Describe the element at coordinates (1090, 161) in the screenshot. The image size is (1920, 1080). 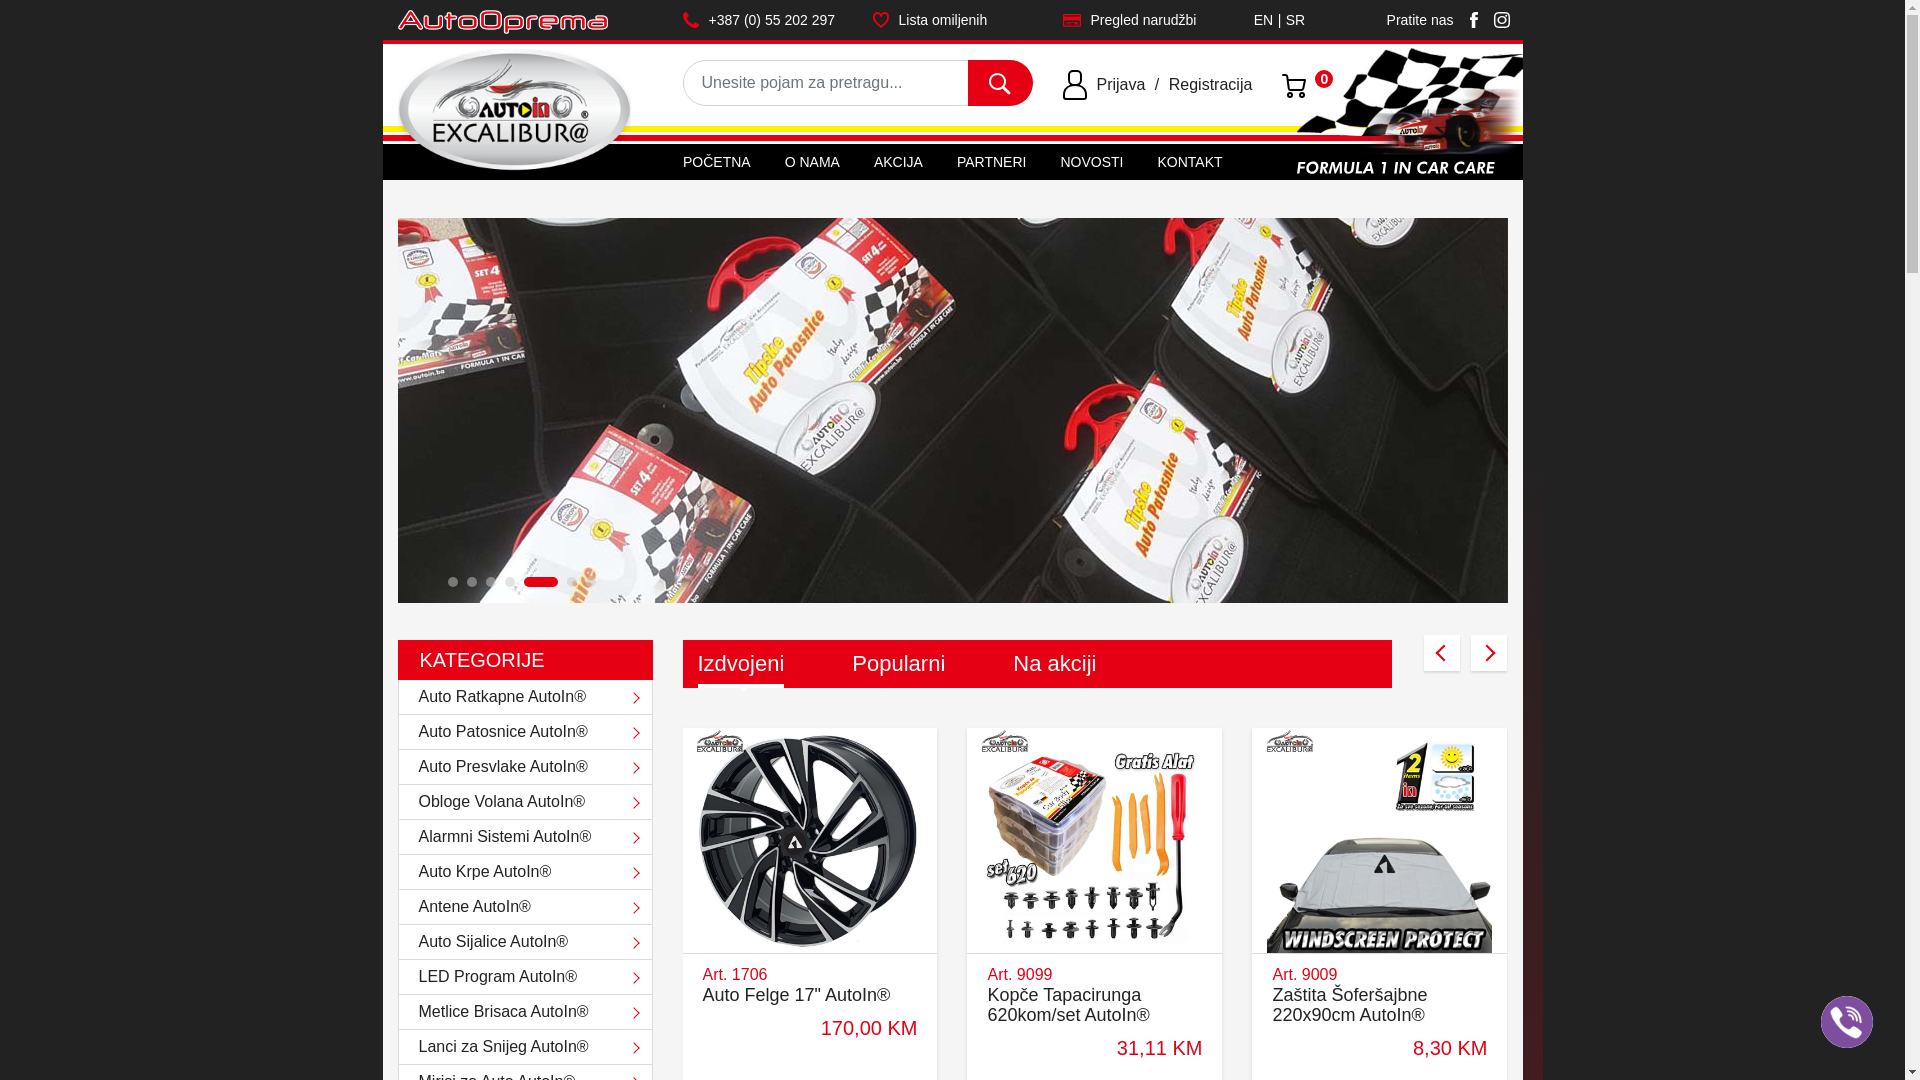
I see `'NOVOSTI'` at that location.